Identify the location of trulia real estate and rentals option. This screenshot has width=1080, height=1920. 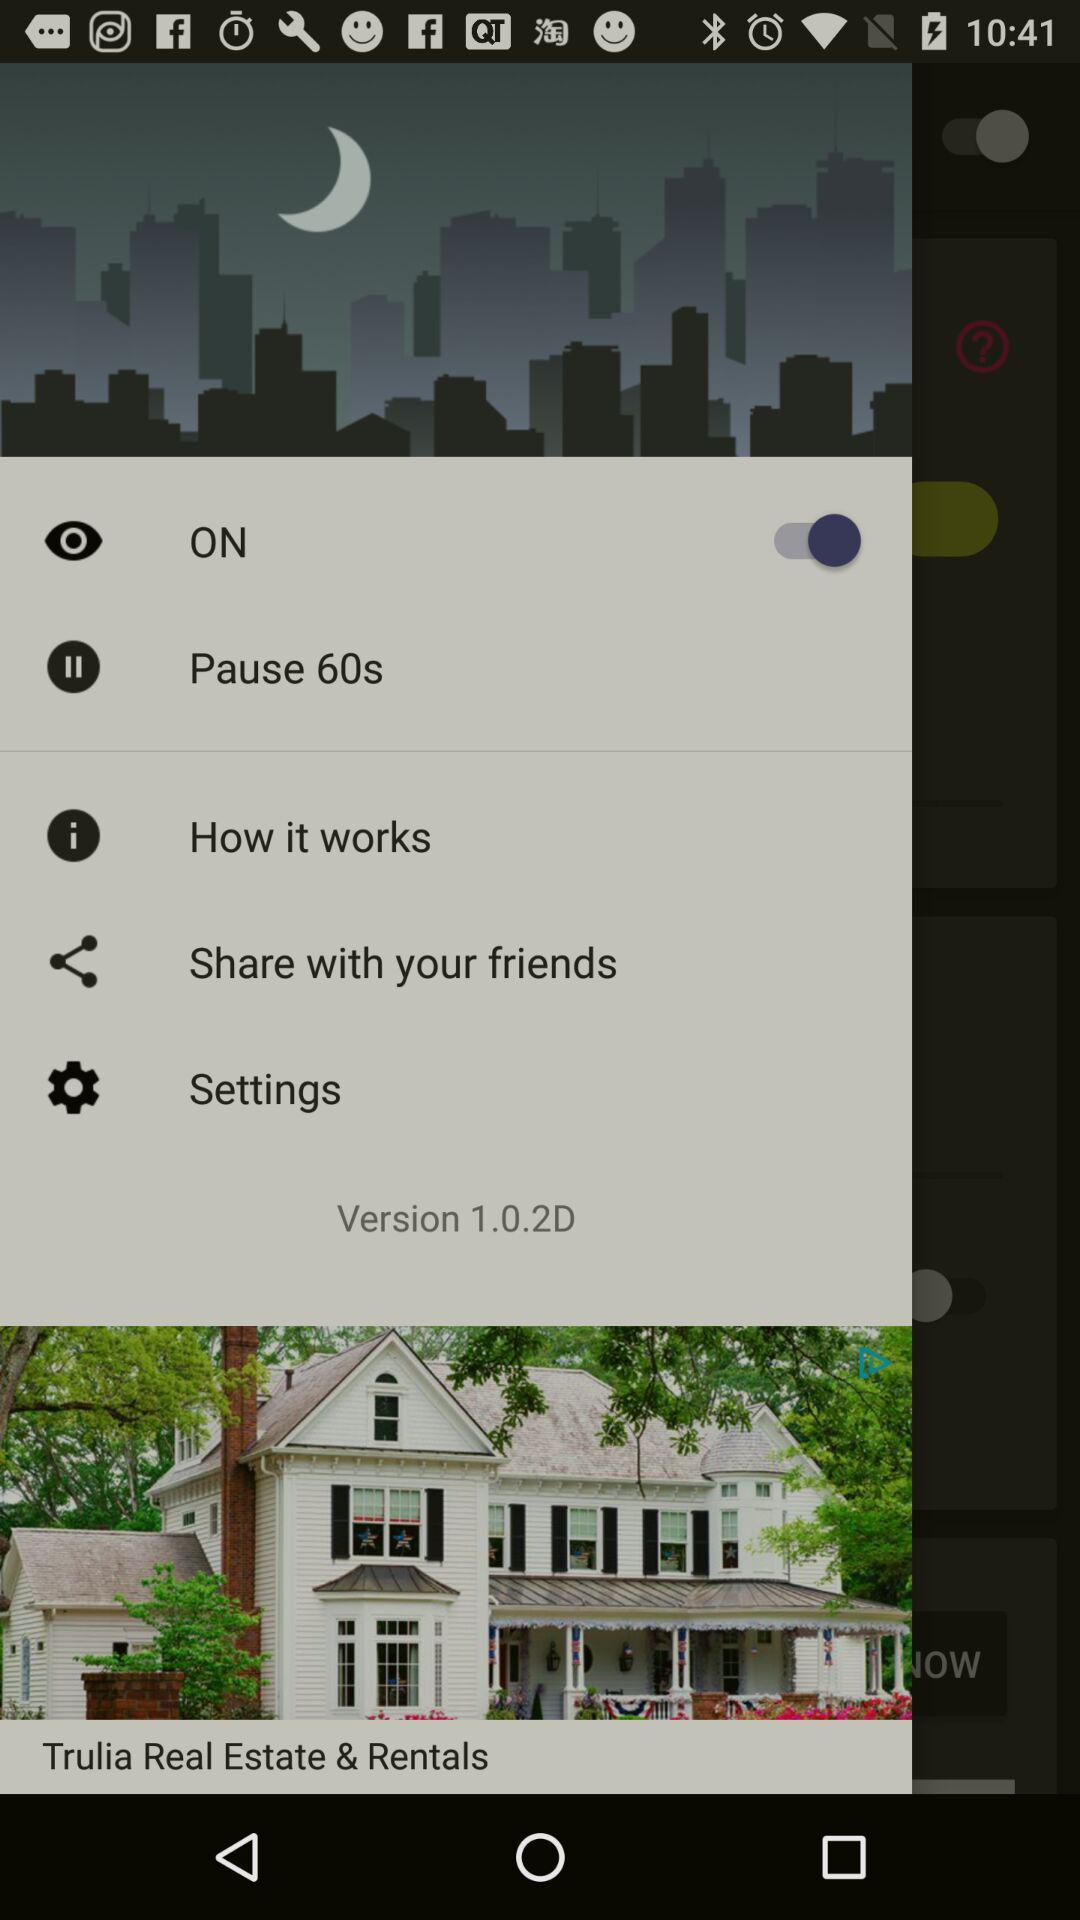
(540, 1656).